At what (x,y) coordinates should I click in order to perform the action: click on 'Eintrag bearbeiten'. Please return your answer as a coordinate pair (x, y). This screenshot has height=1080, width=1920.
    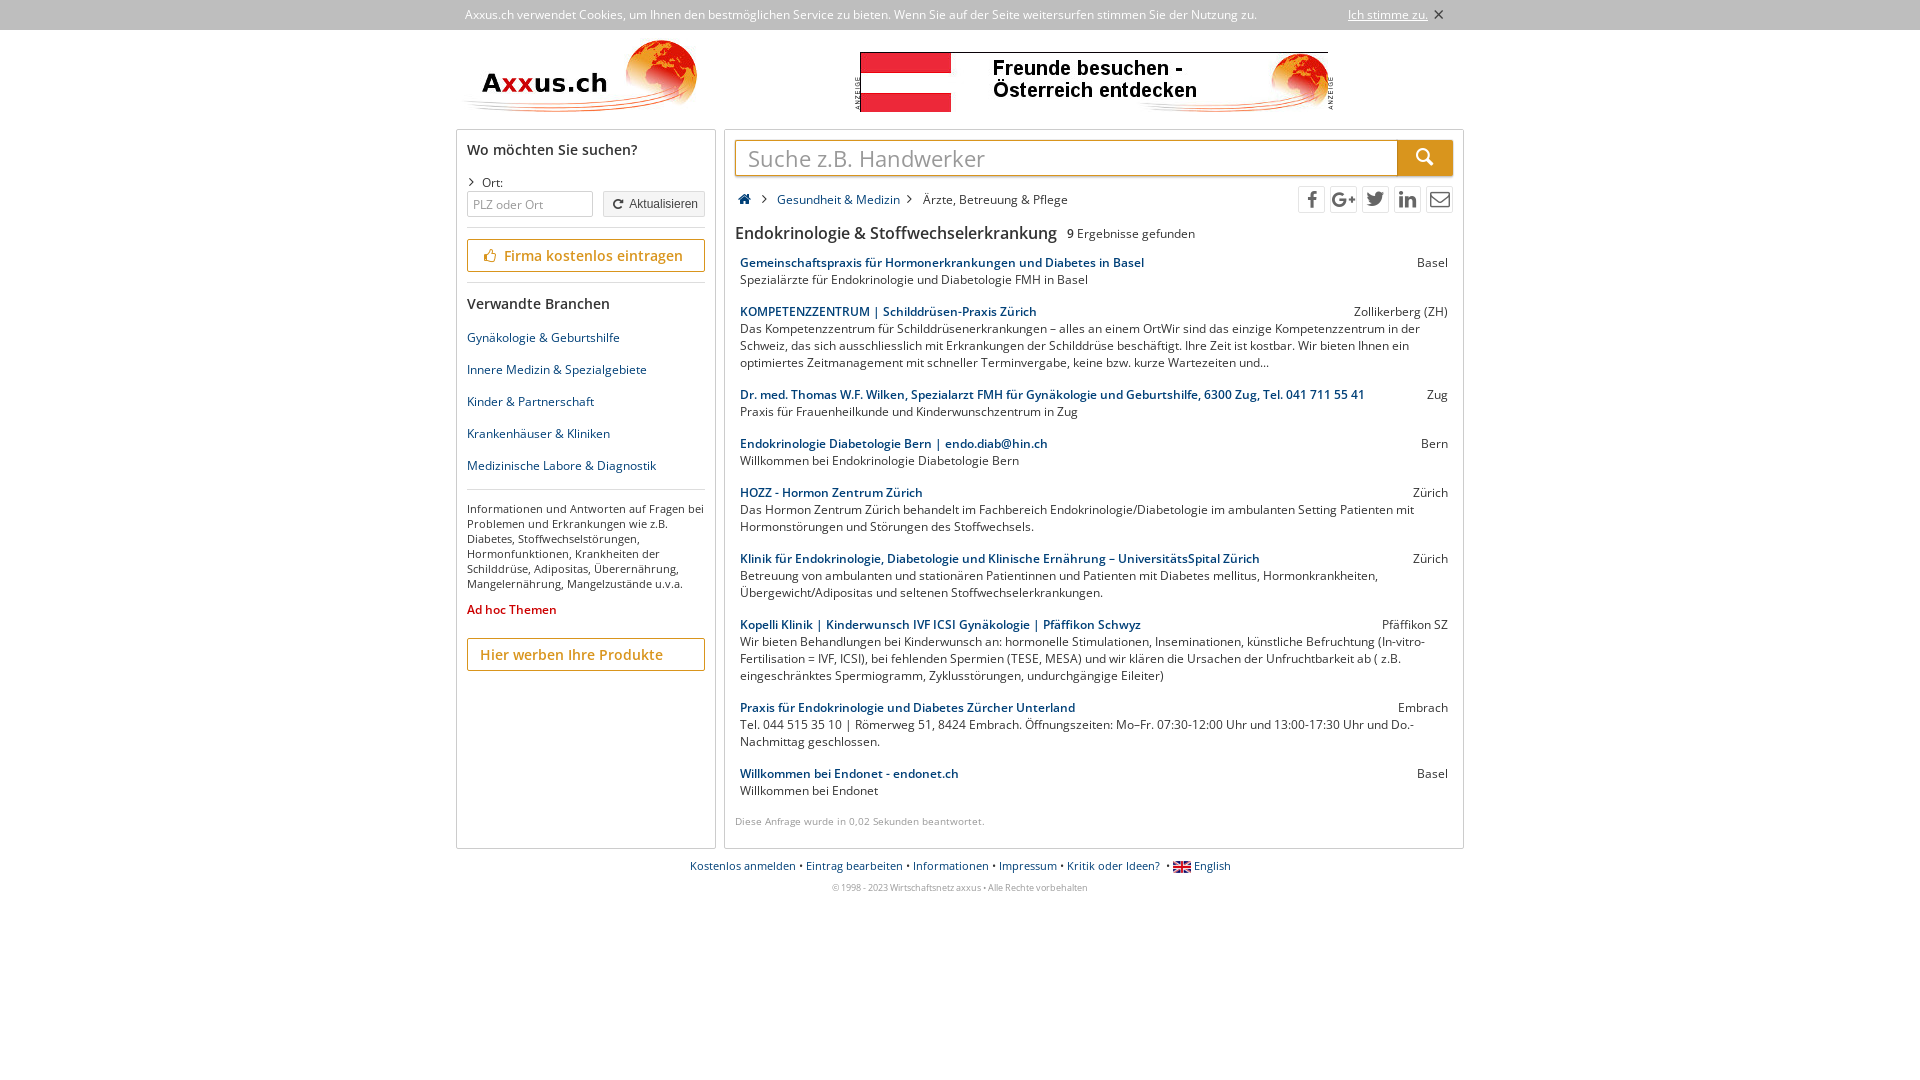
    Looking at the image, I should click on (854, 864).